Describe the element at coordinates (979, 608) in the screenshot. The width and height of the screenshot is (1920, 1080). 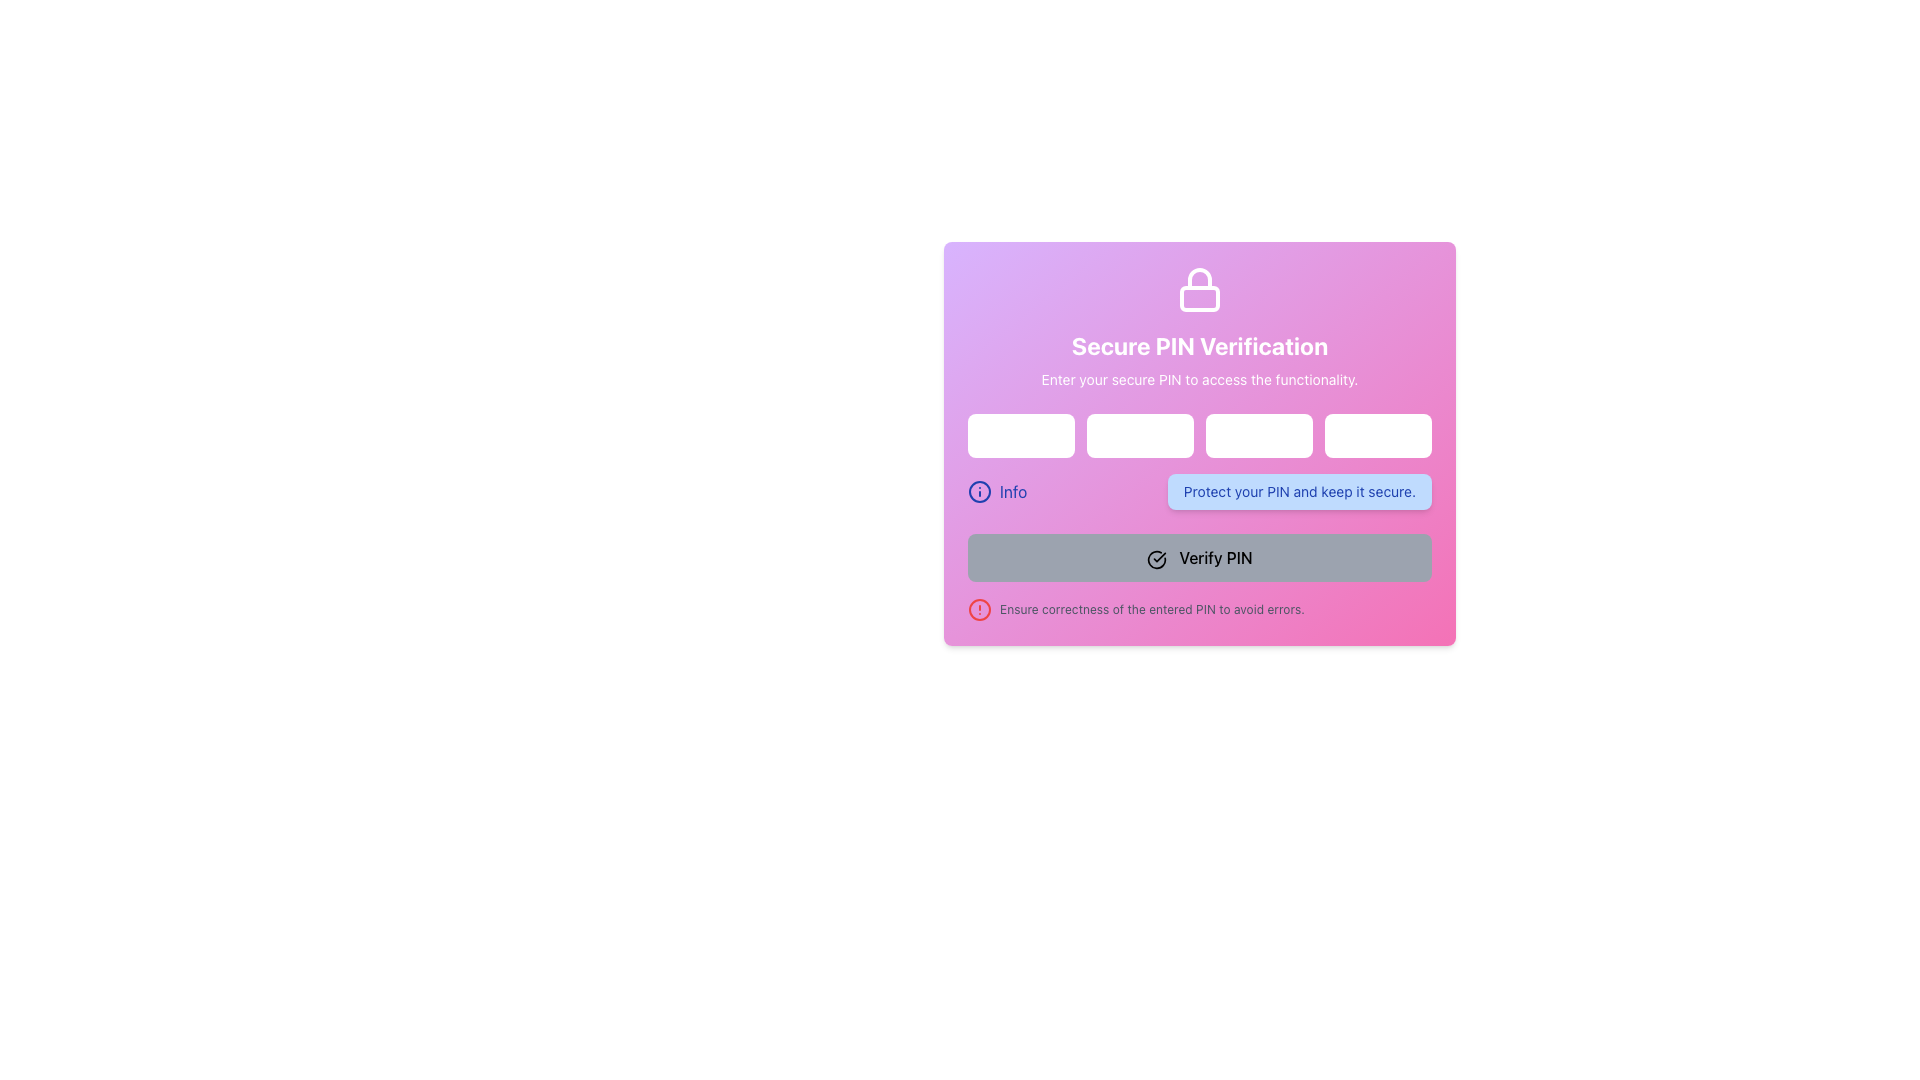
I see `SVG Circle element that serves as part of the alert icon indicating a warning or error related to the entered PIN, located at the bottom-left of the form near the 'Ensure correctness' warning message` at that location.